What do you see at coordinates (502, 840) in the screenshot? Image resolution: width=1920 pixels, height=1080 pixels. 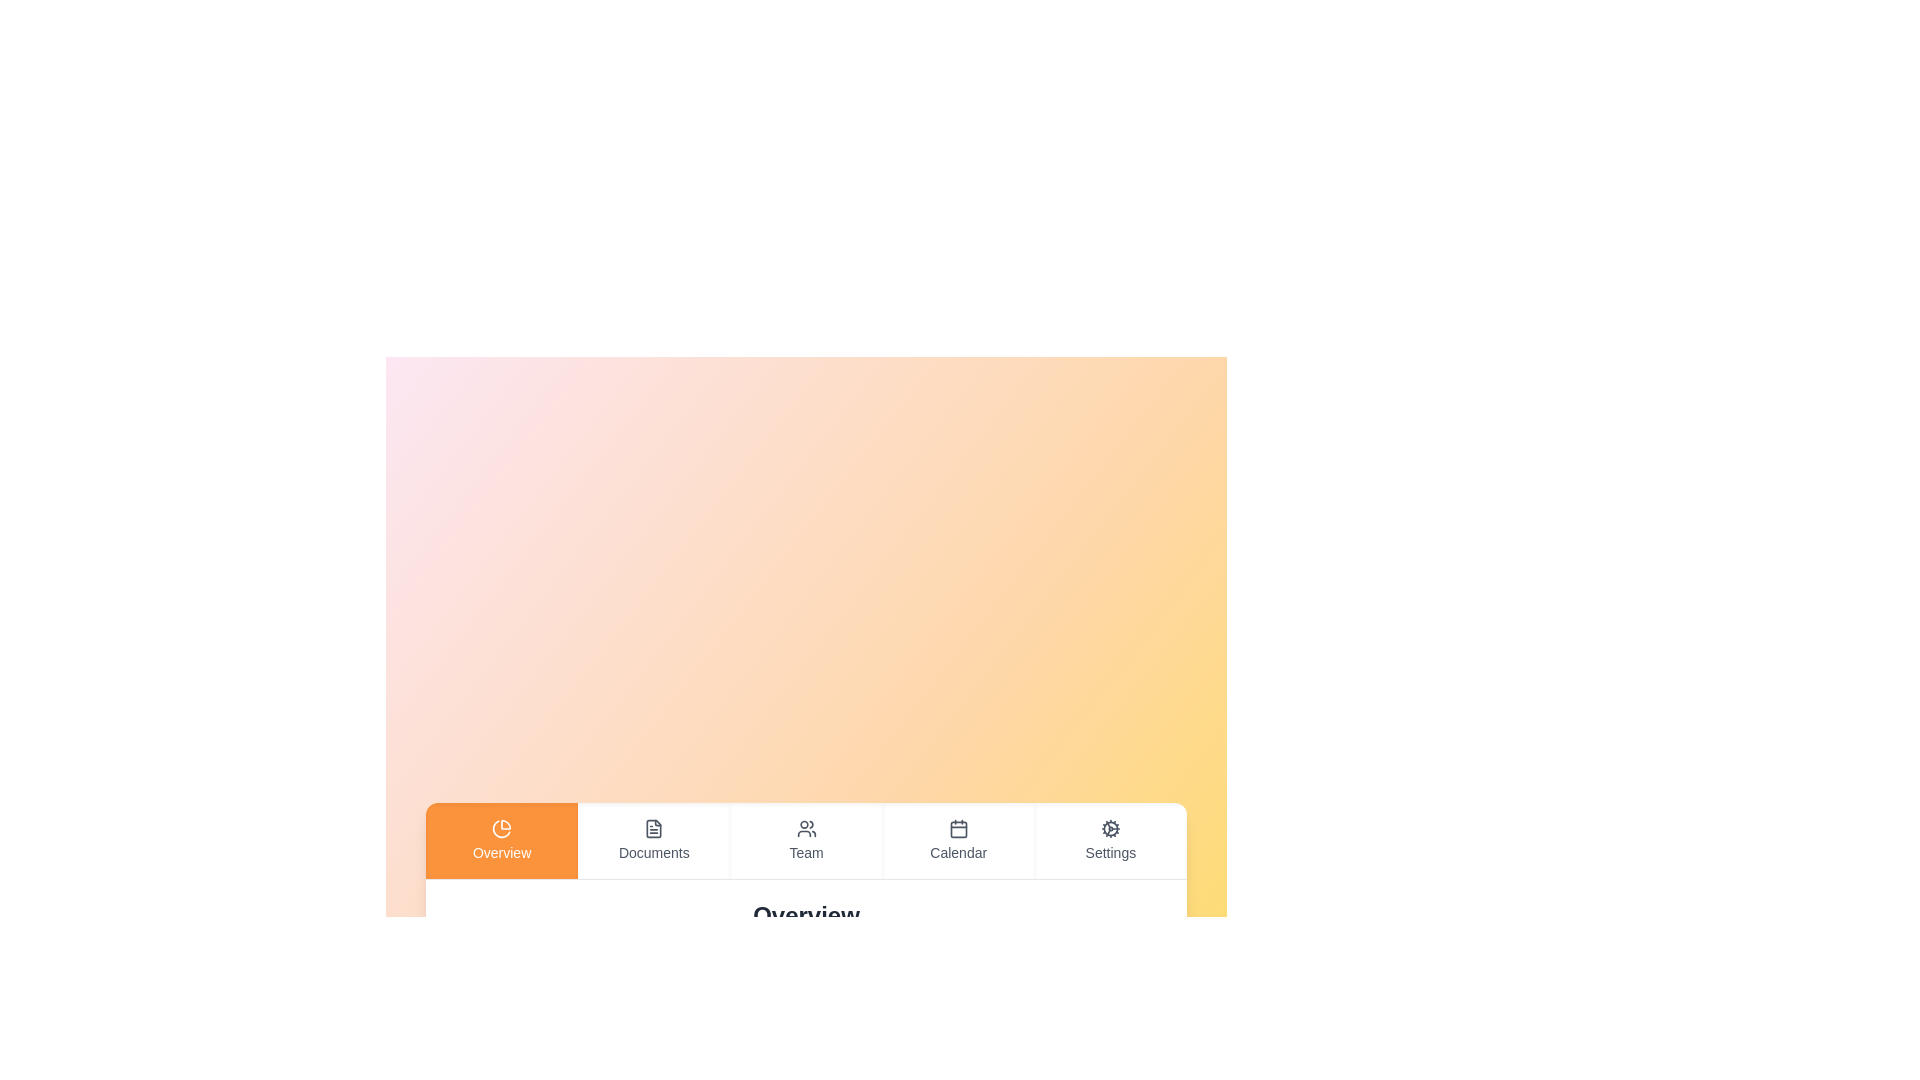 I see `the 'Overview' button with an orange background and white text` at bounding box center [502, 840].